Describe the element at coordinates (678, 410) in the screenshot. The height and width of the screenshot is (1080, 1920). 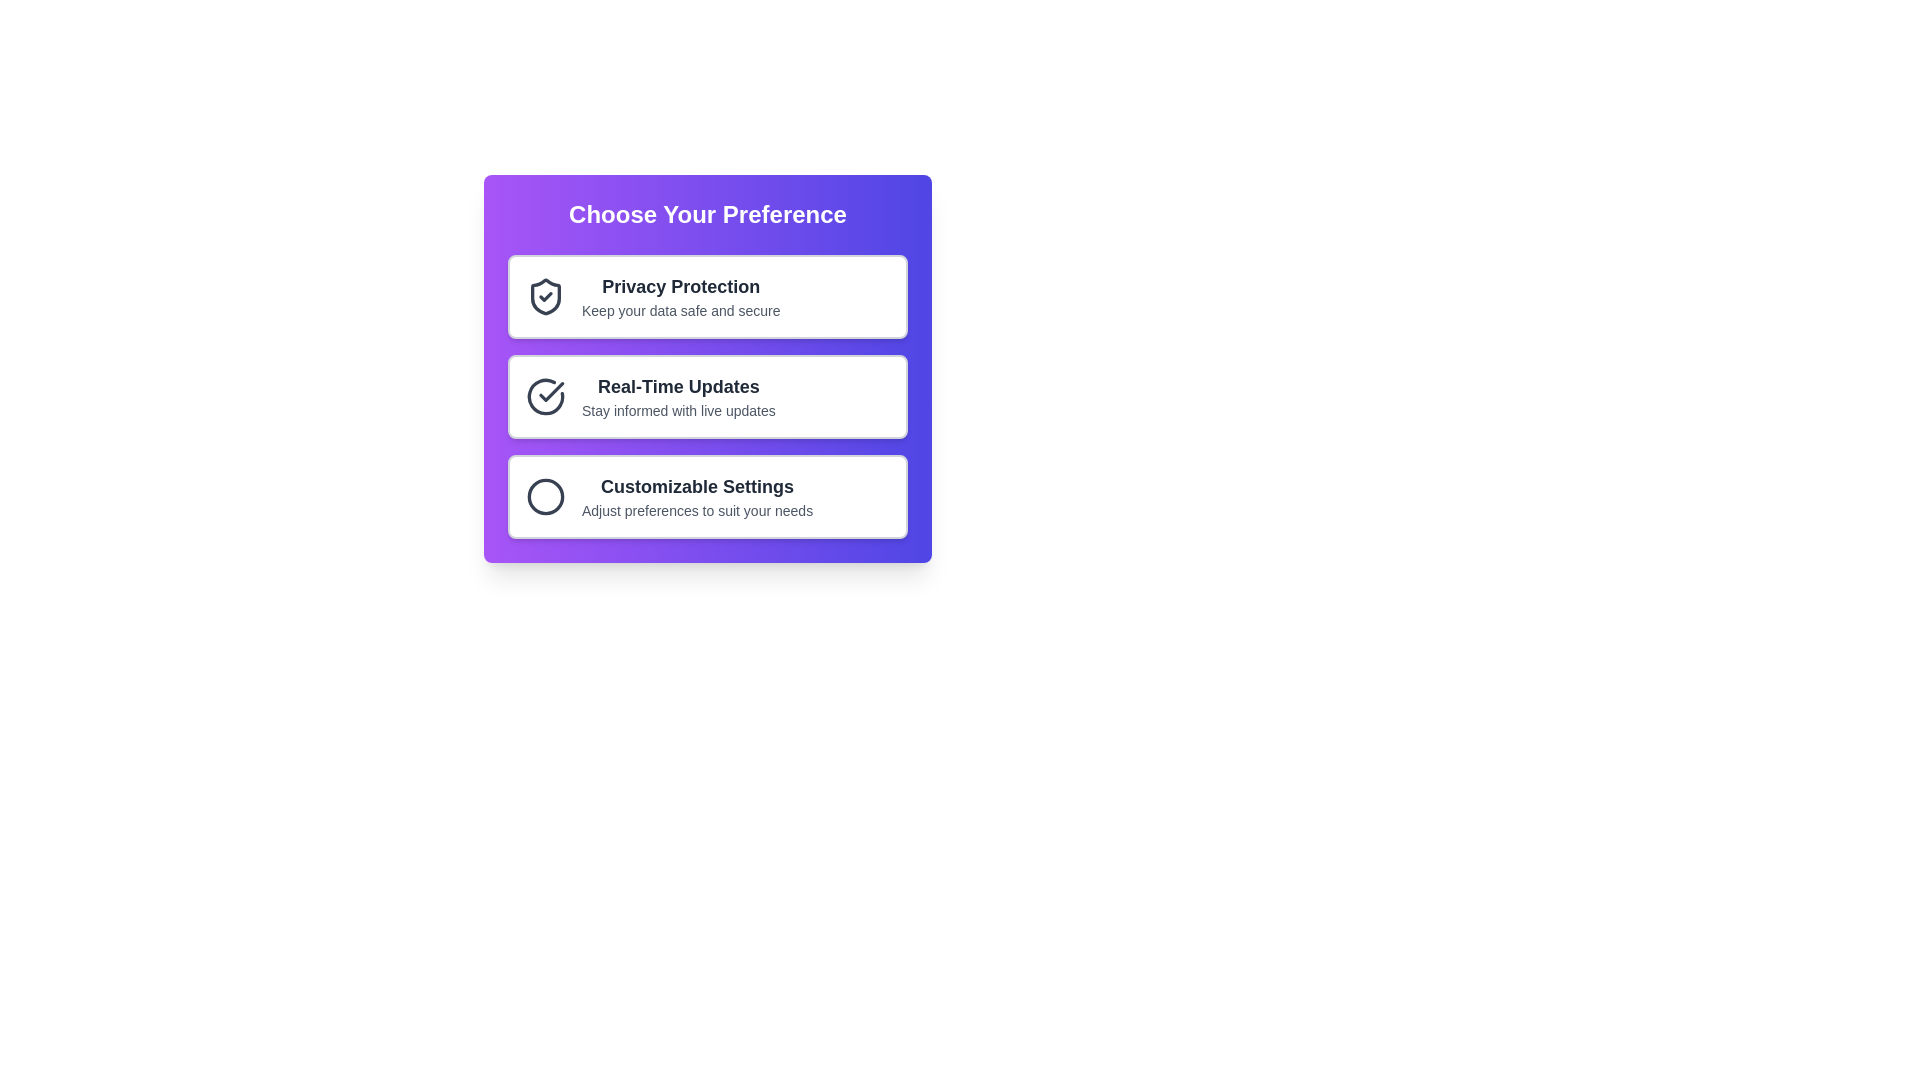
I see `text element that says 'Stay informed with live updates', which is styled in a smaller soft gray font and located directly below the bold heading 'Real-Time Updates'` at that location.